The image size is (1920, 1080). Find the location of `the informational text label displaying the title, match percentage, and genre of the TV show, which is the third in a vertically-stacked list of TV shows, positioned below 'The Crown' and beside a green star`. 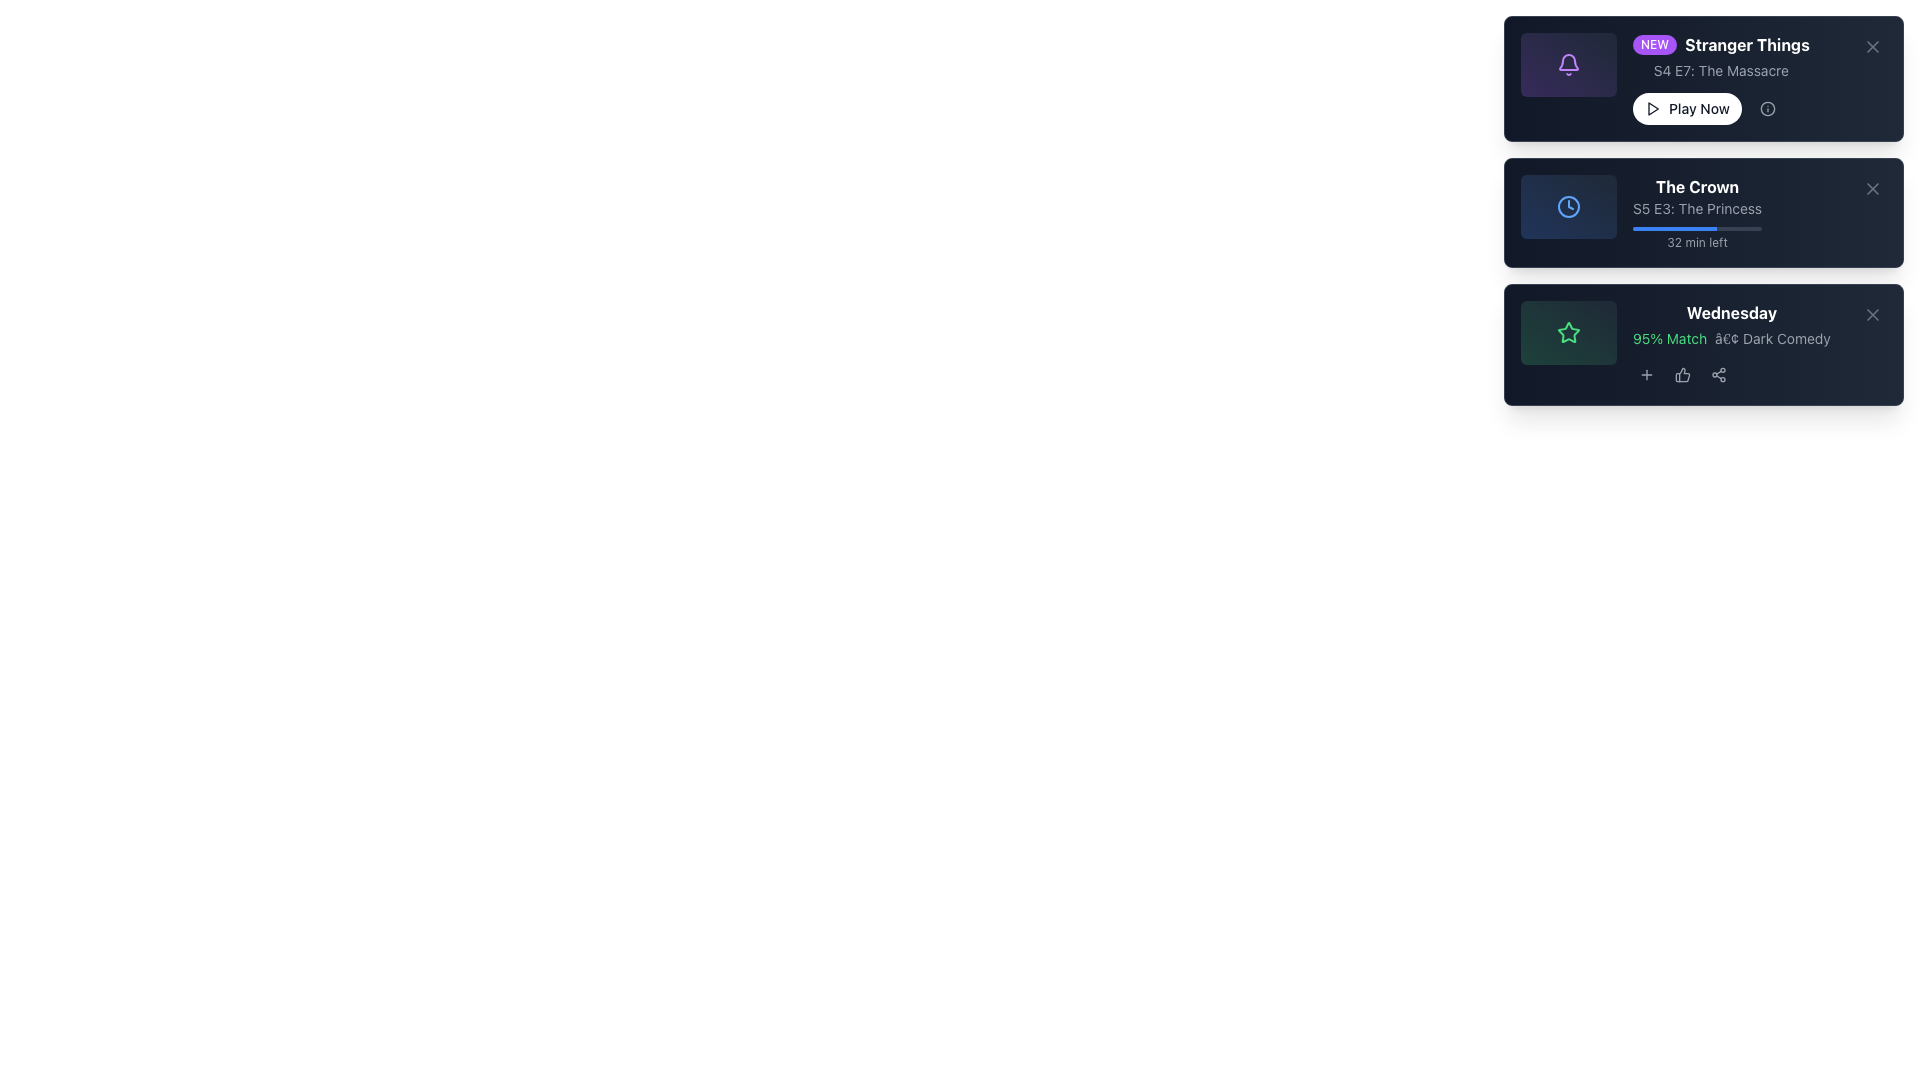

the informational text label displaying the title, match percentage, and genre of the TV show, which is the third in a vertically-stacked list of TV shows, positioned below 'The Crown' and beside a green star is located at coordinates (1730, 343).